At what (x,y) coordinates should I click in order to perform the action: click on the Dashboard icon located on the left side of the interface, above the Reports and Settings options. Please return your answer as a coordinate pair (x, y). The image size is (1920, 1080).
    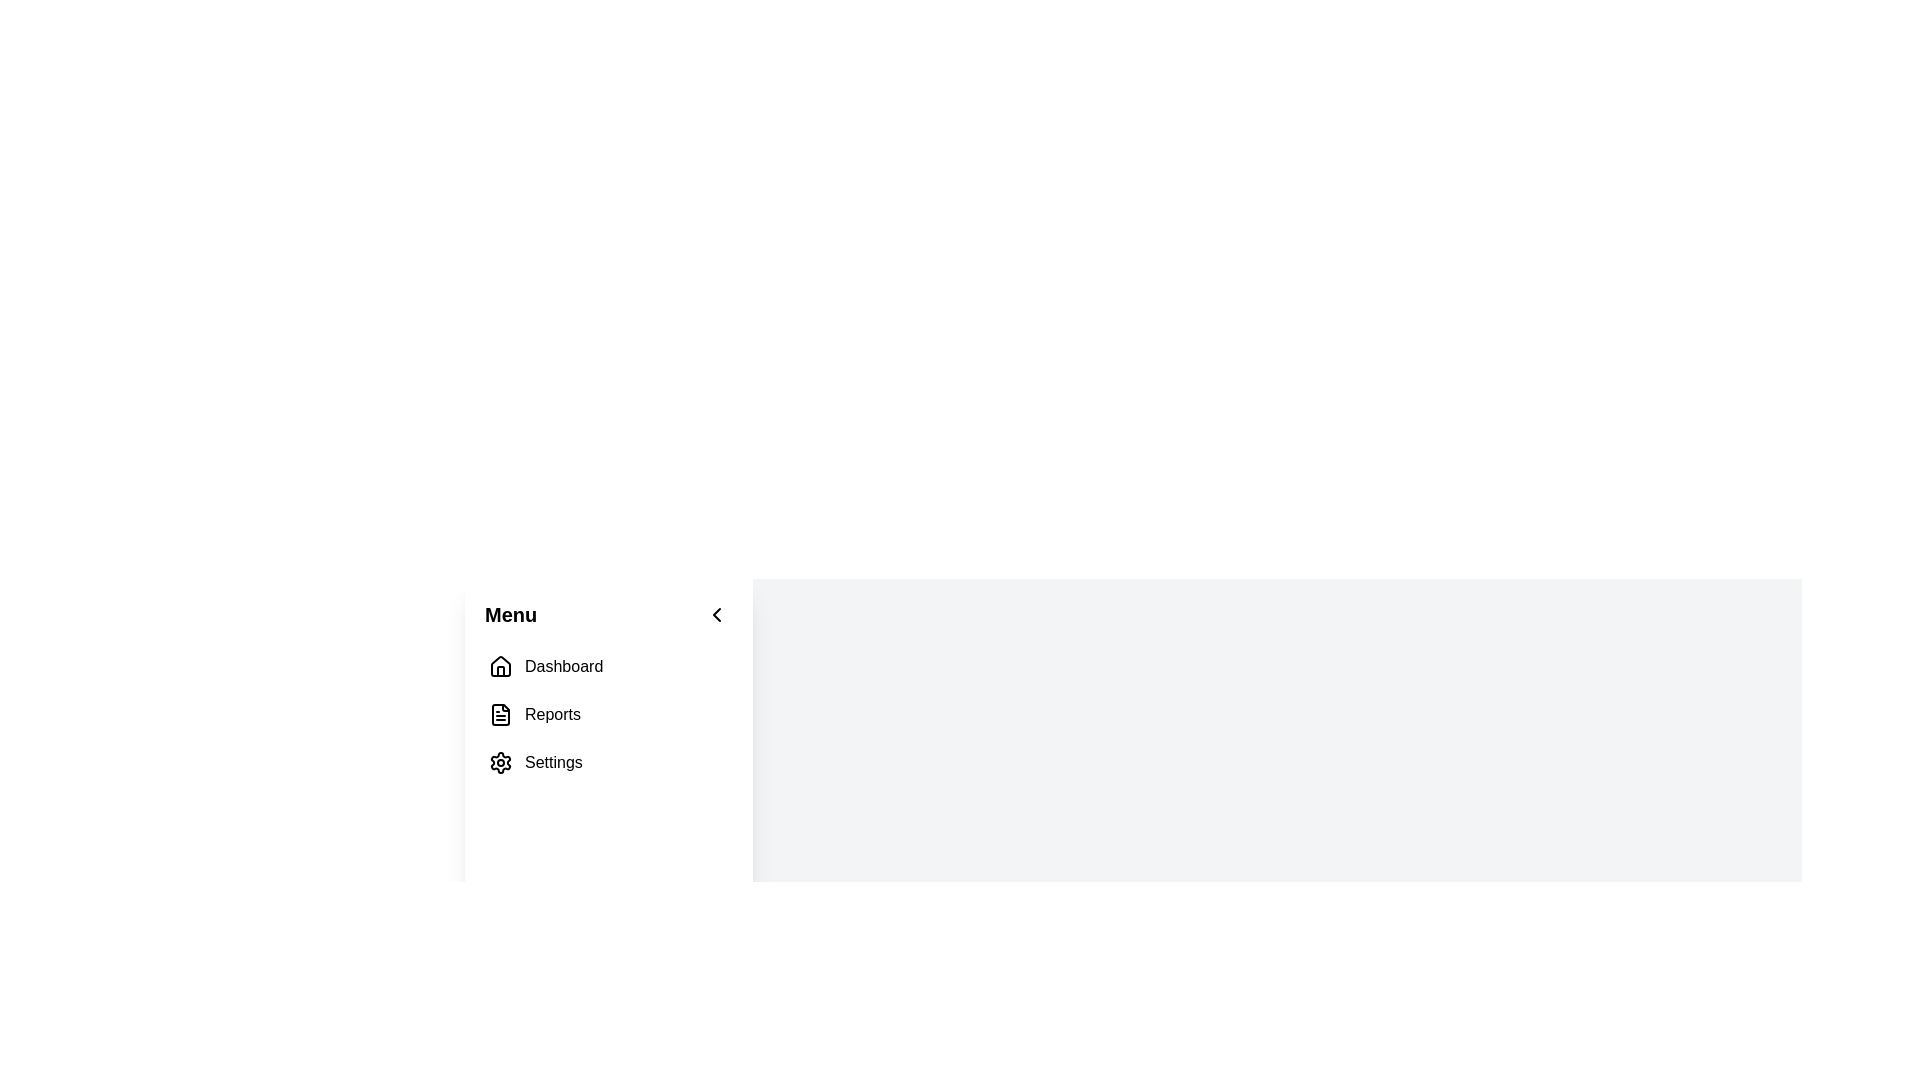
    Looking at the image, I should click on (500, 666).